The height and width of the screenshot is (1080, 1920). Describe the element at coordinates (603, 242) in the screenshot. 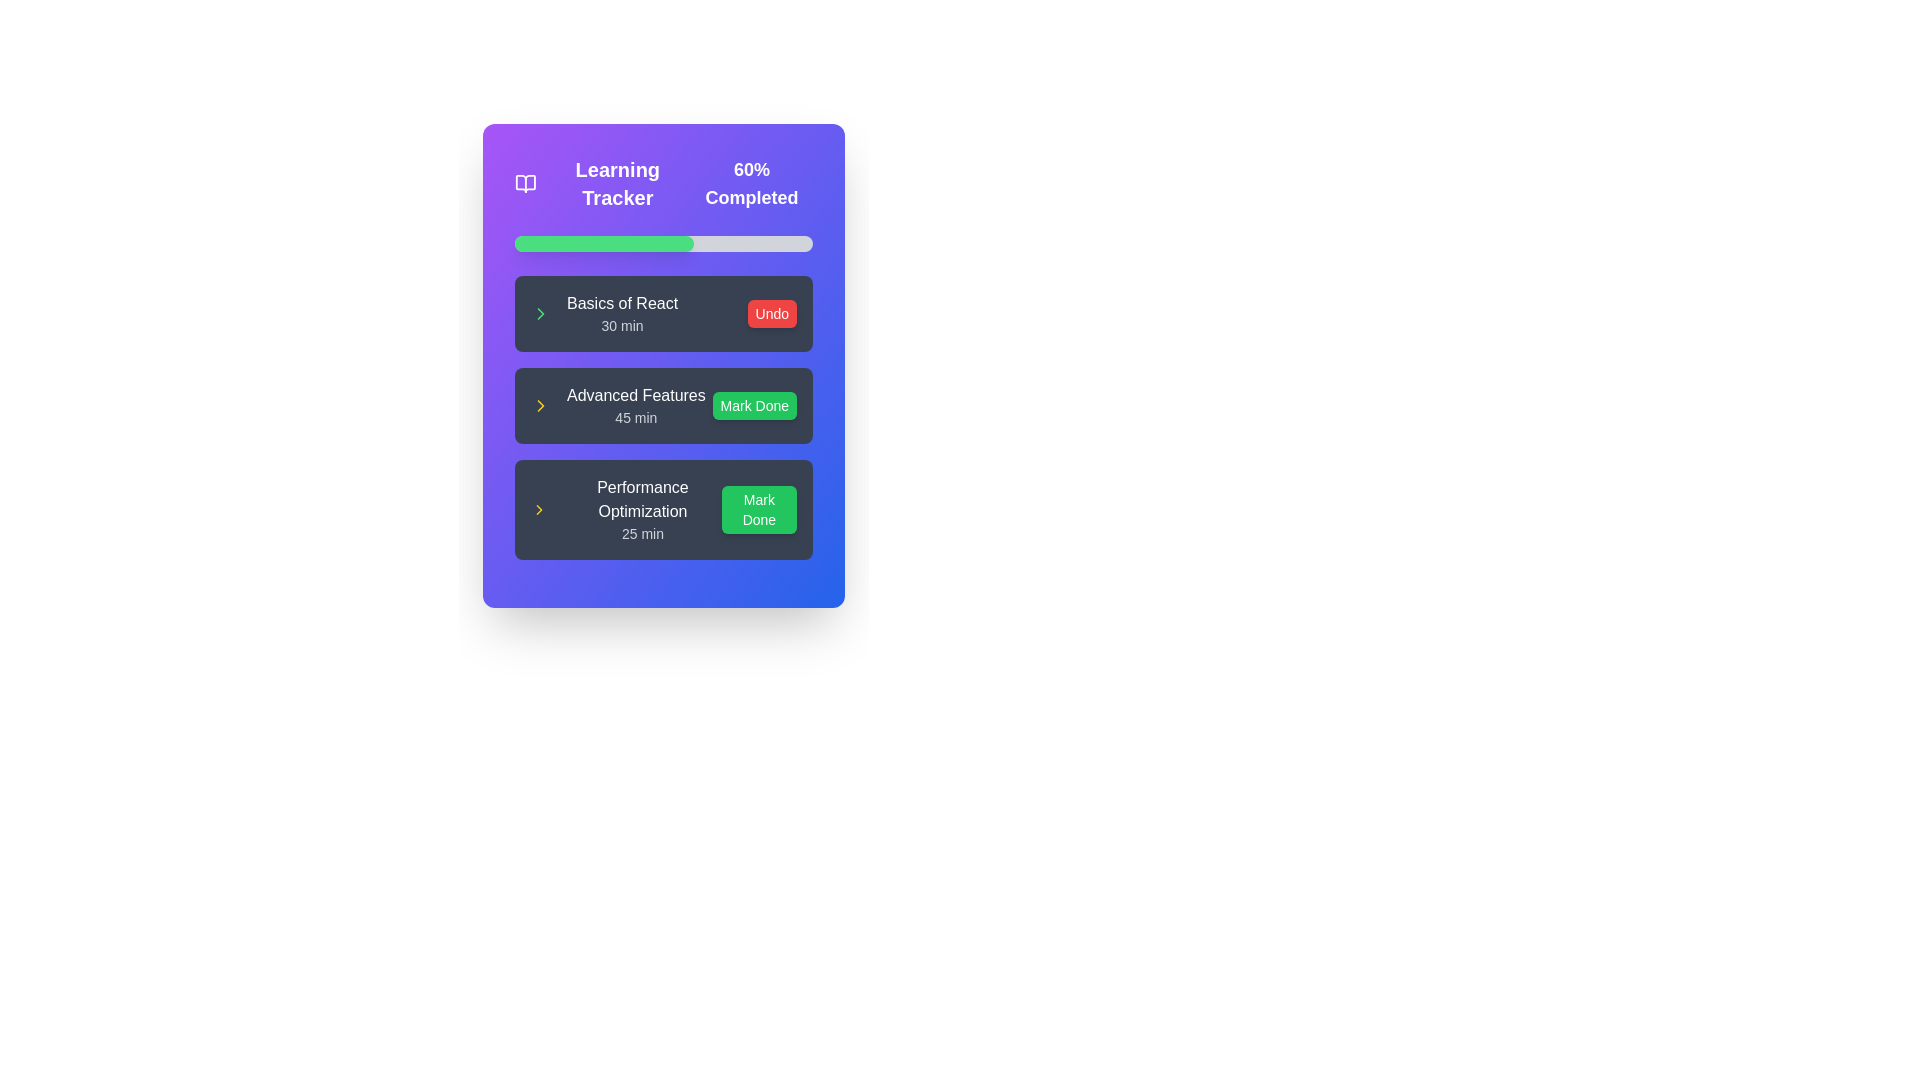

I see `the green progress bar that visually represents the completion percentage of a task, located inside the horizontal progress track near the top of the interface` at that location.